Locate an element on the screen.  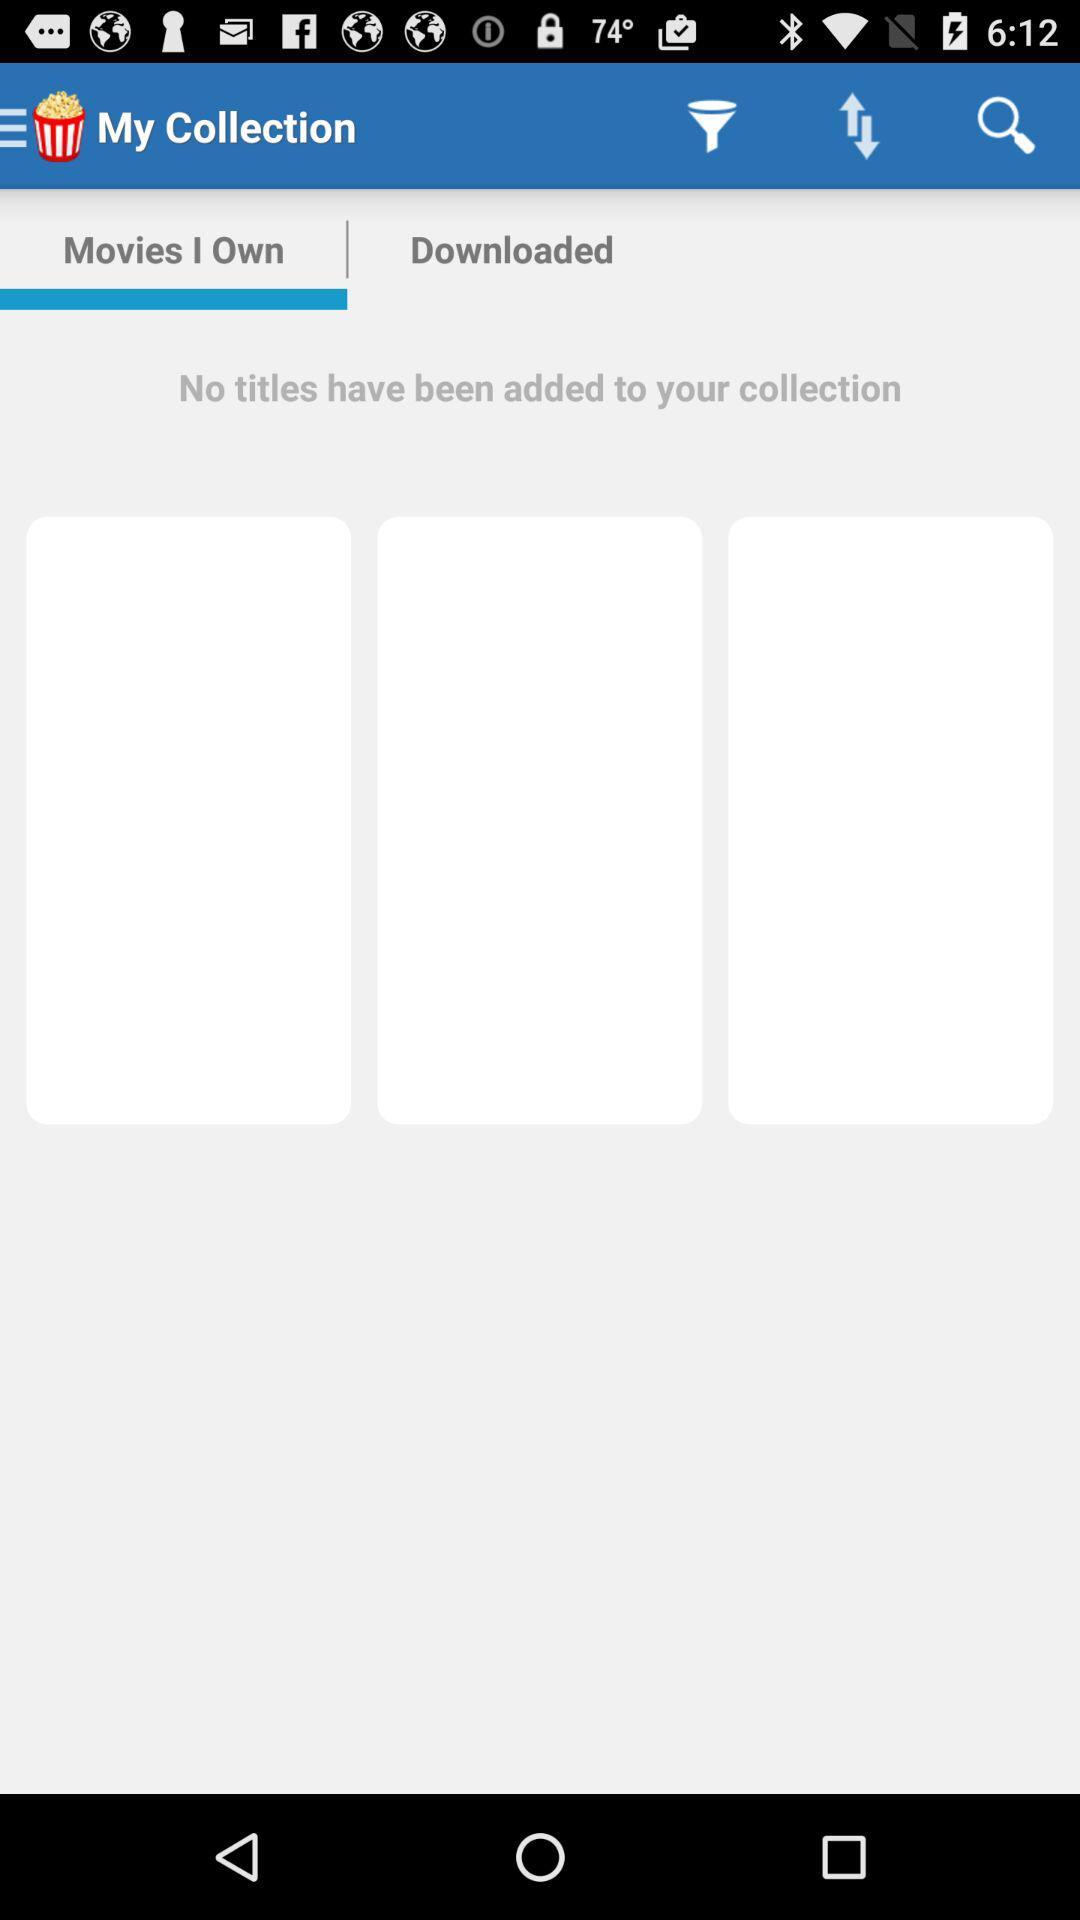
the downloaded app is located at coordinates (511, 248).